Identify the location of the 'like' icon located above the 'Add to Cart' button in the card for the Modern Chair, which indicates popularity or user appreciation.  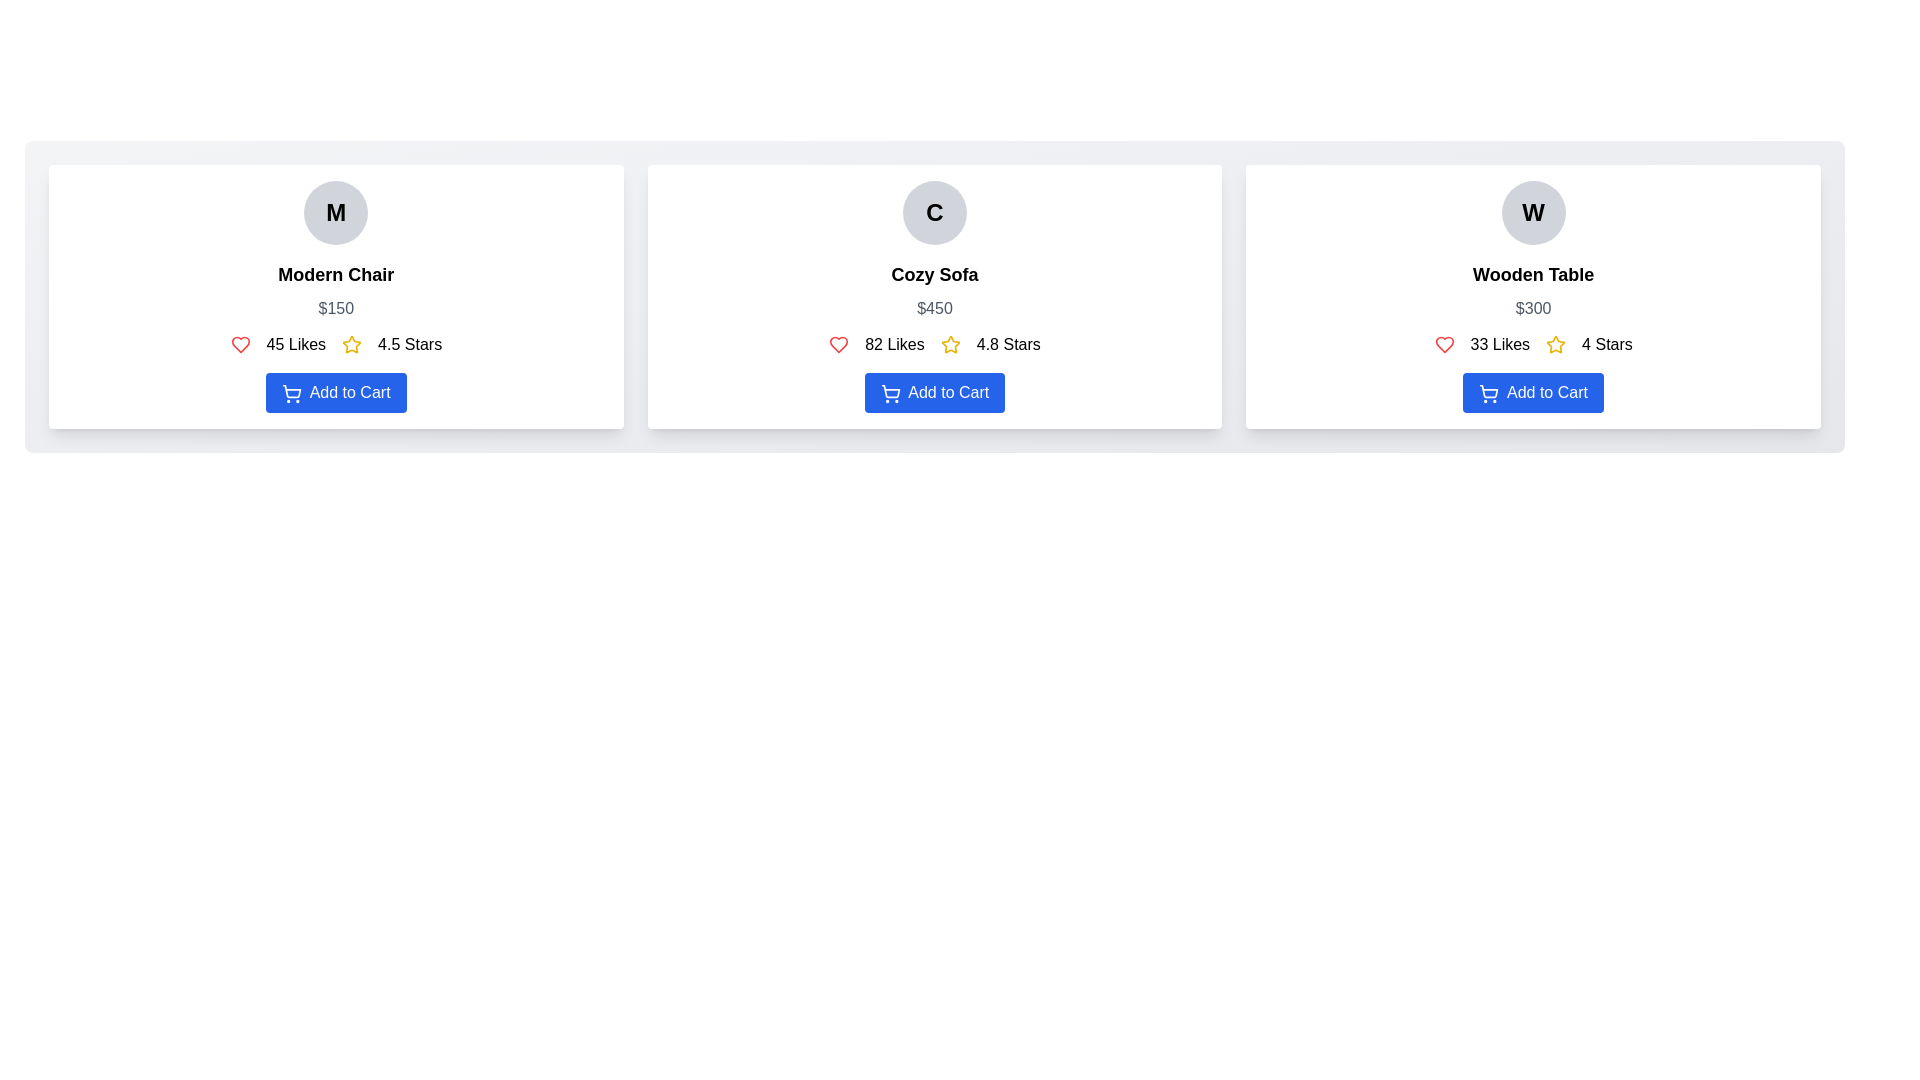
(240, 343).